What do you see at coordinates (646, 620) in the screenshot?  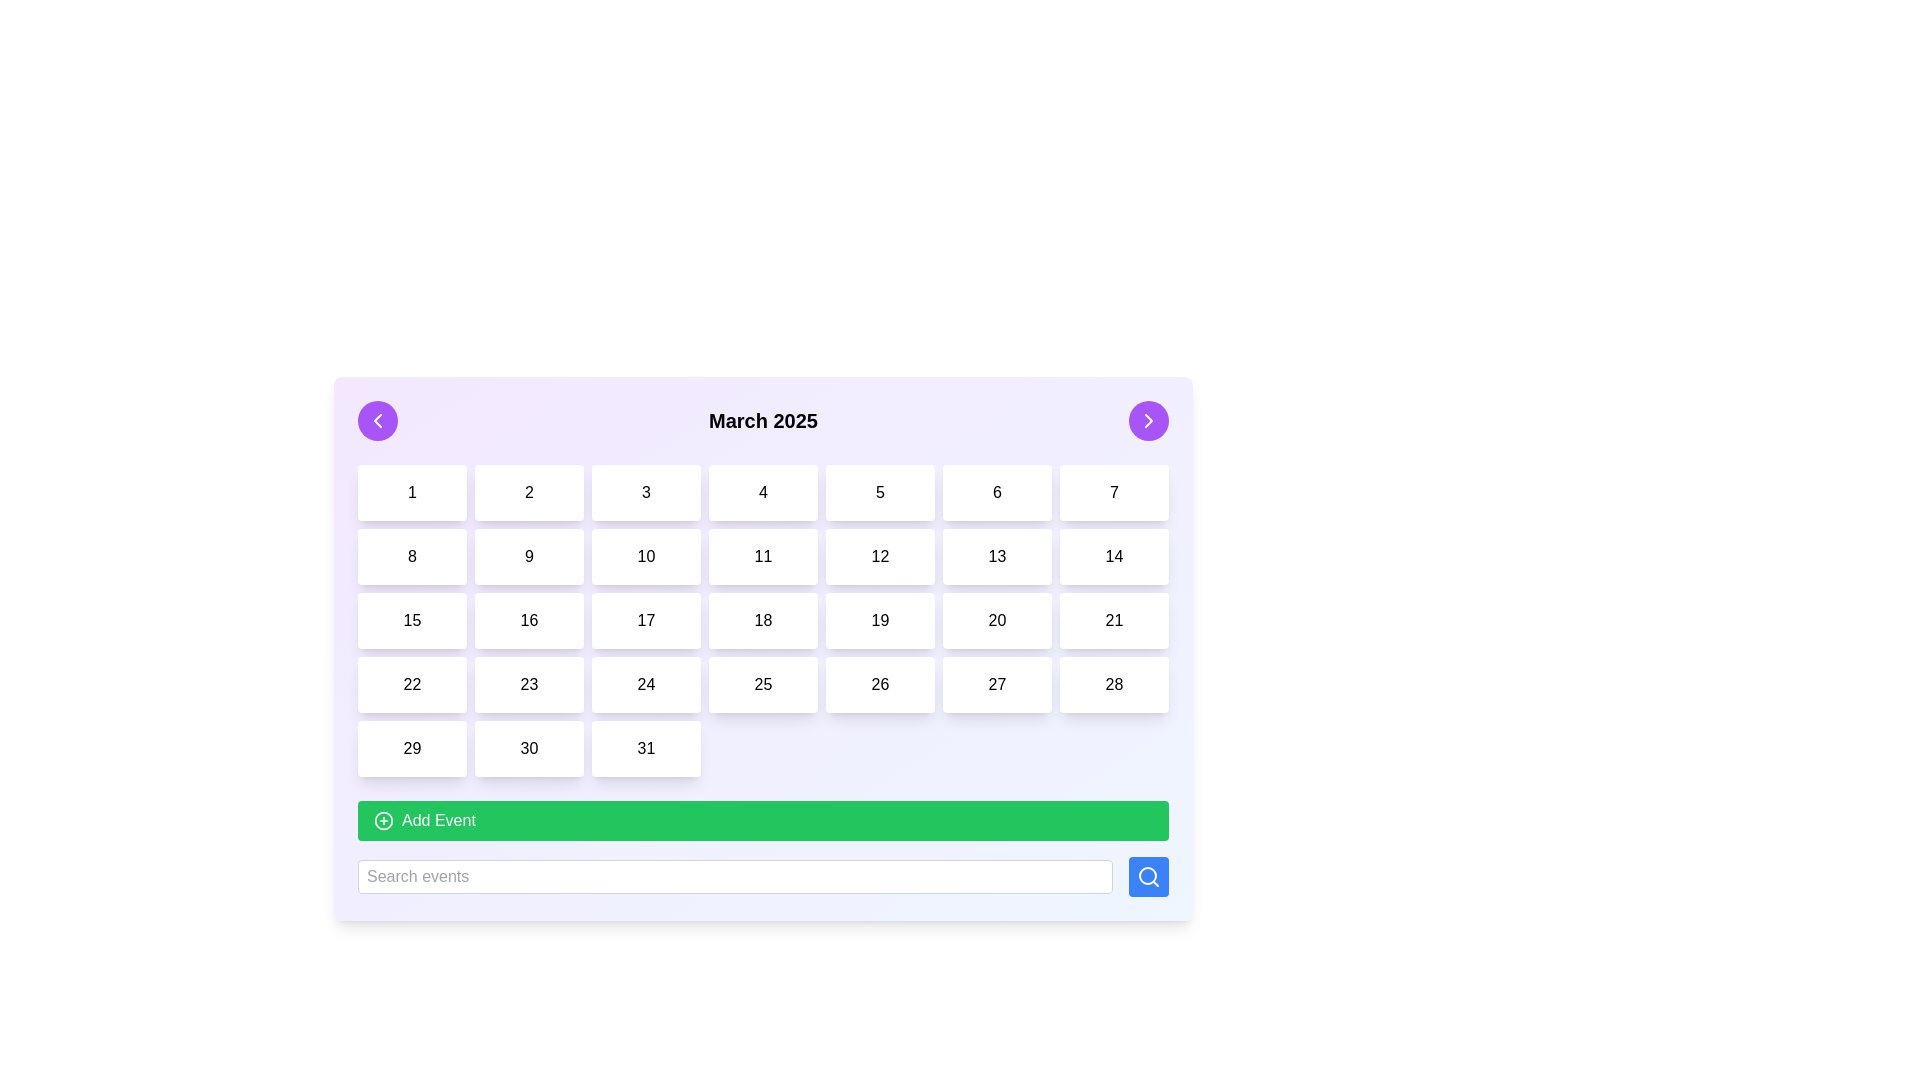 I see `the calendar date cell displaying the number '17', which is a square box with a white background and rounded corners, located in the fourth row and third column of the grid layout for March 2025` at bounding box center [646, 620].